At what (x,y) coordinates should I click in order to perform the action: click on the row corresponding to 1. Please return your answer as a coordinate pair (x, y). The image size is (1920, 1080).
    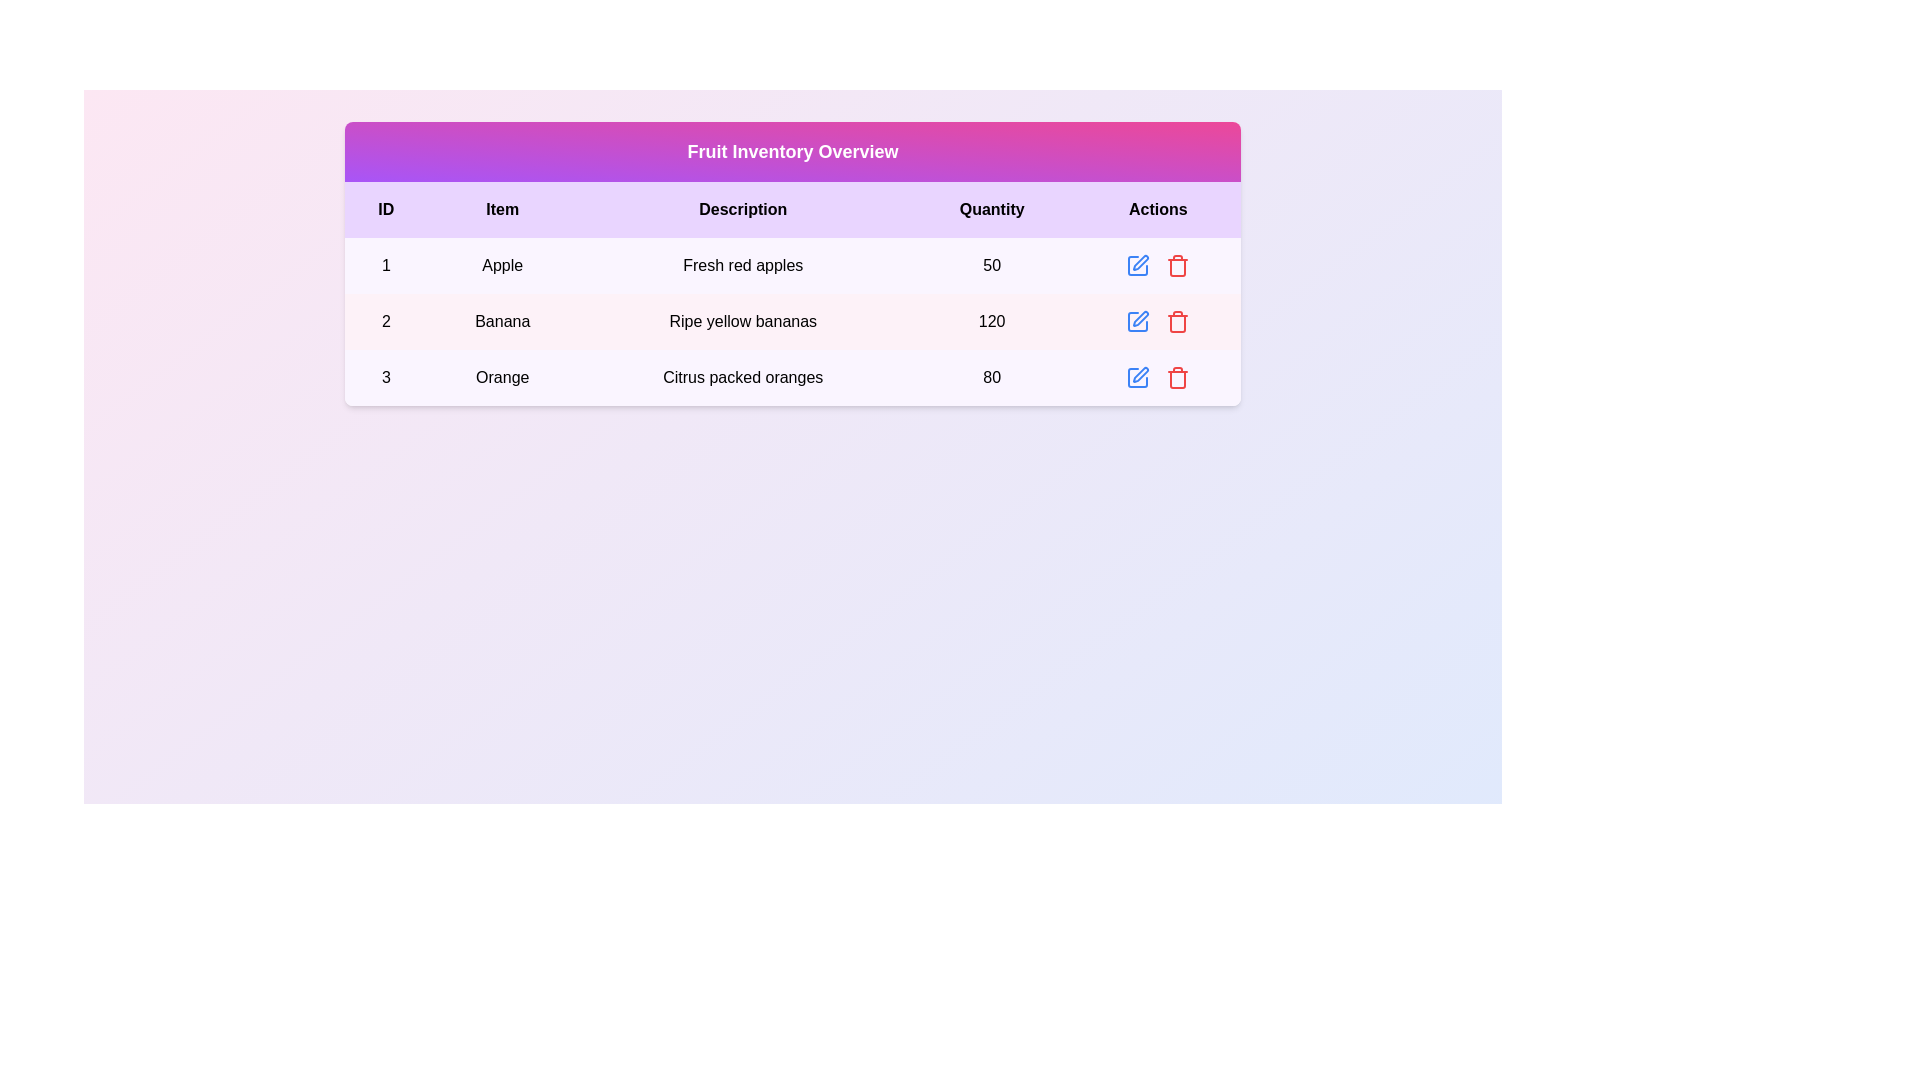
    Looking at the image, I should click on (791, 265).